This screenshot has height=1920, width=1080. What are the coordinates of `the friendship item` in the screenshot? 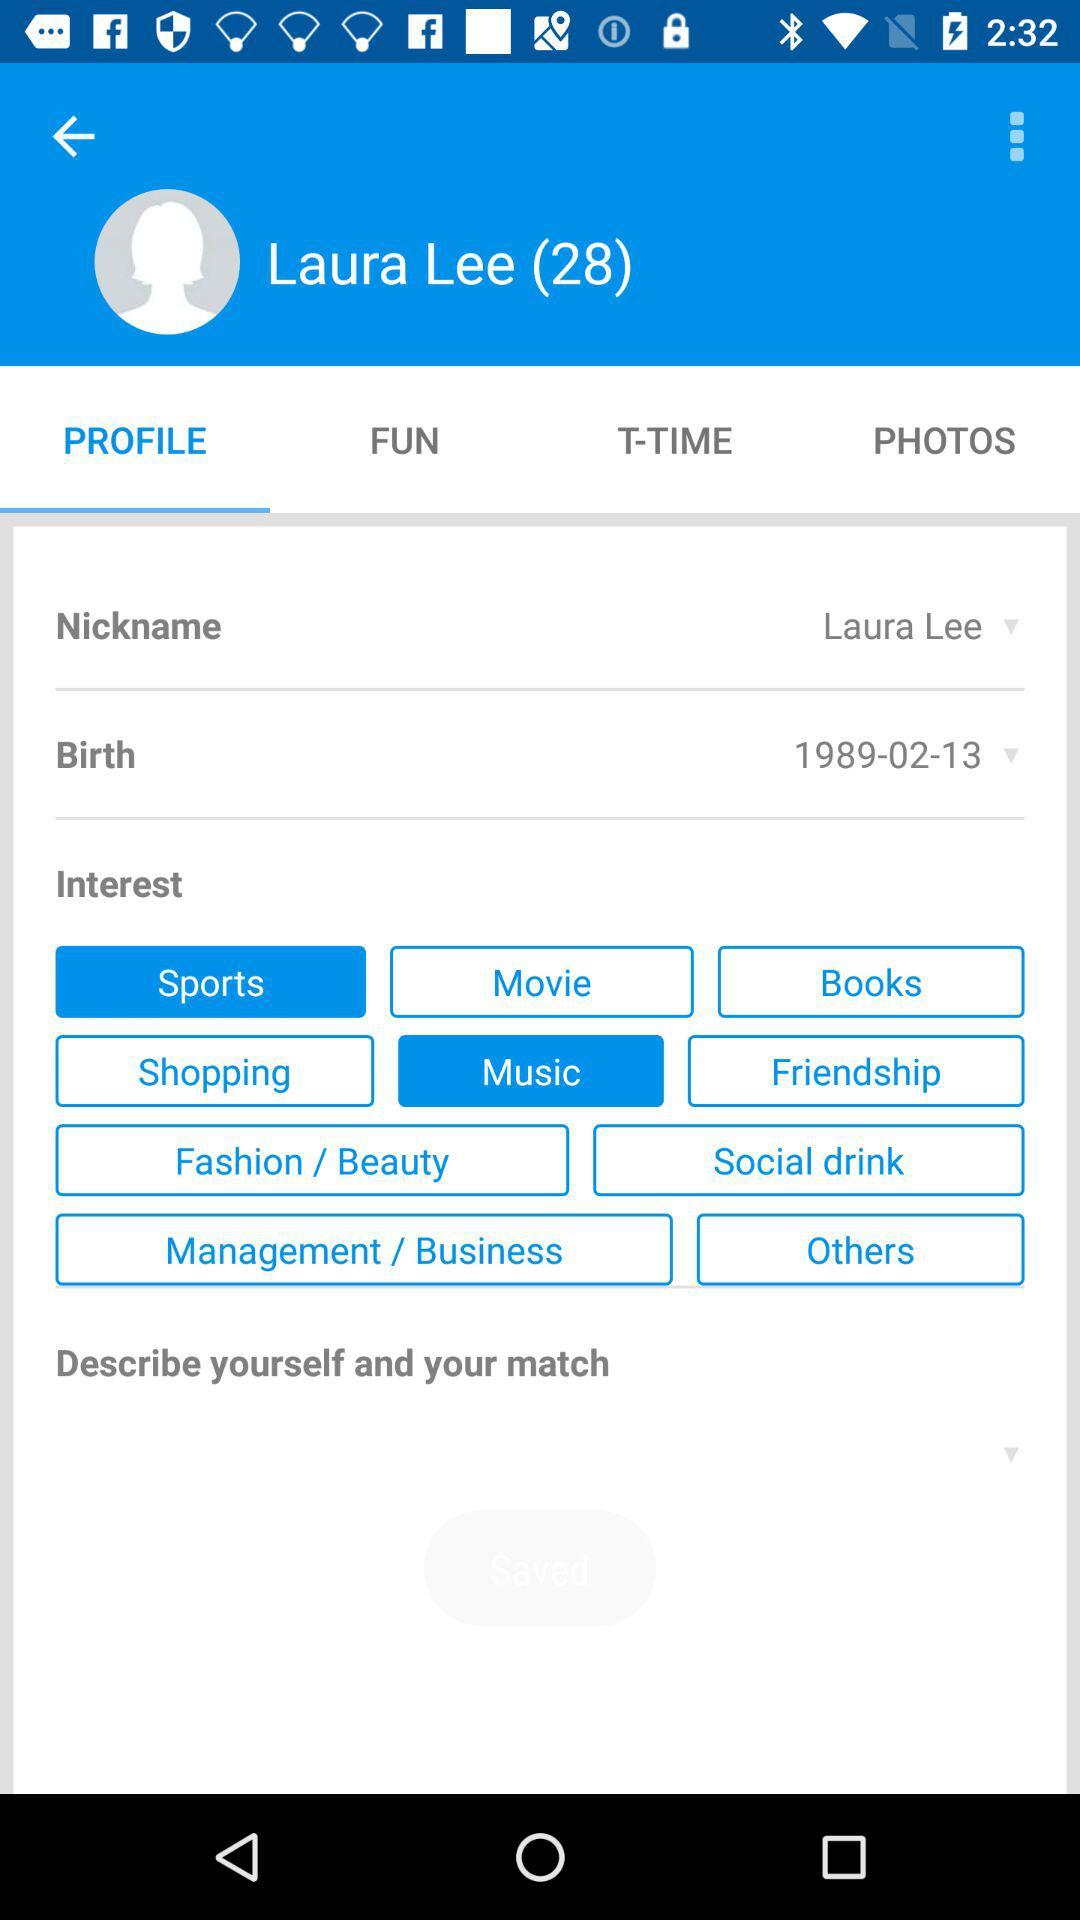 It's located at (855, 1069).